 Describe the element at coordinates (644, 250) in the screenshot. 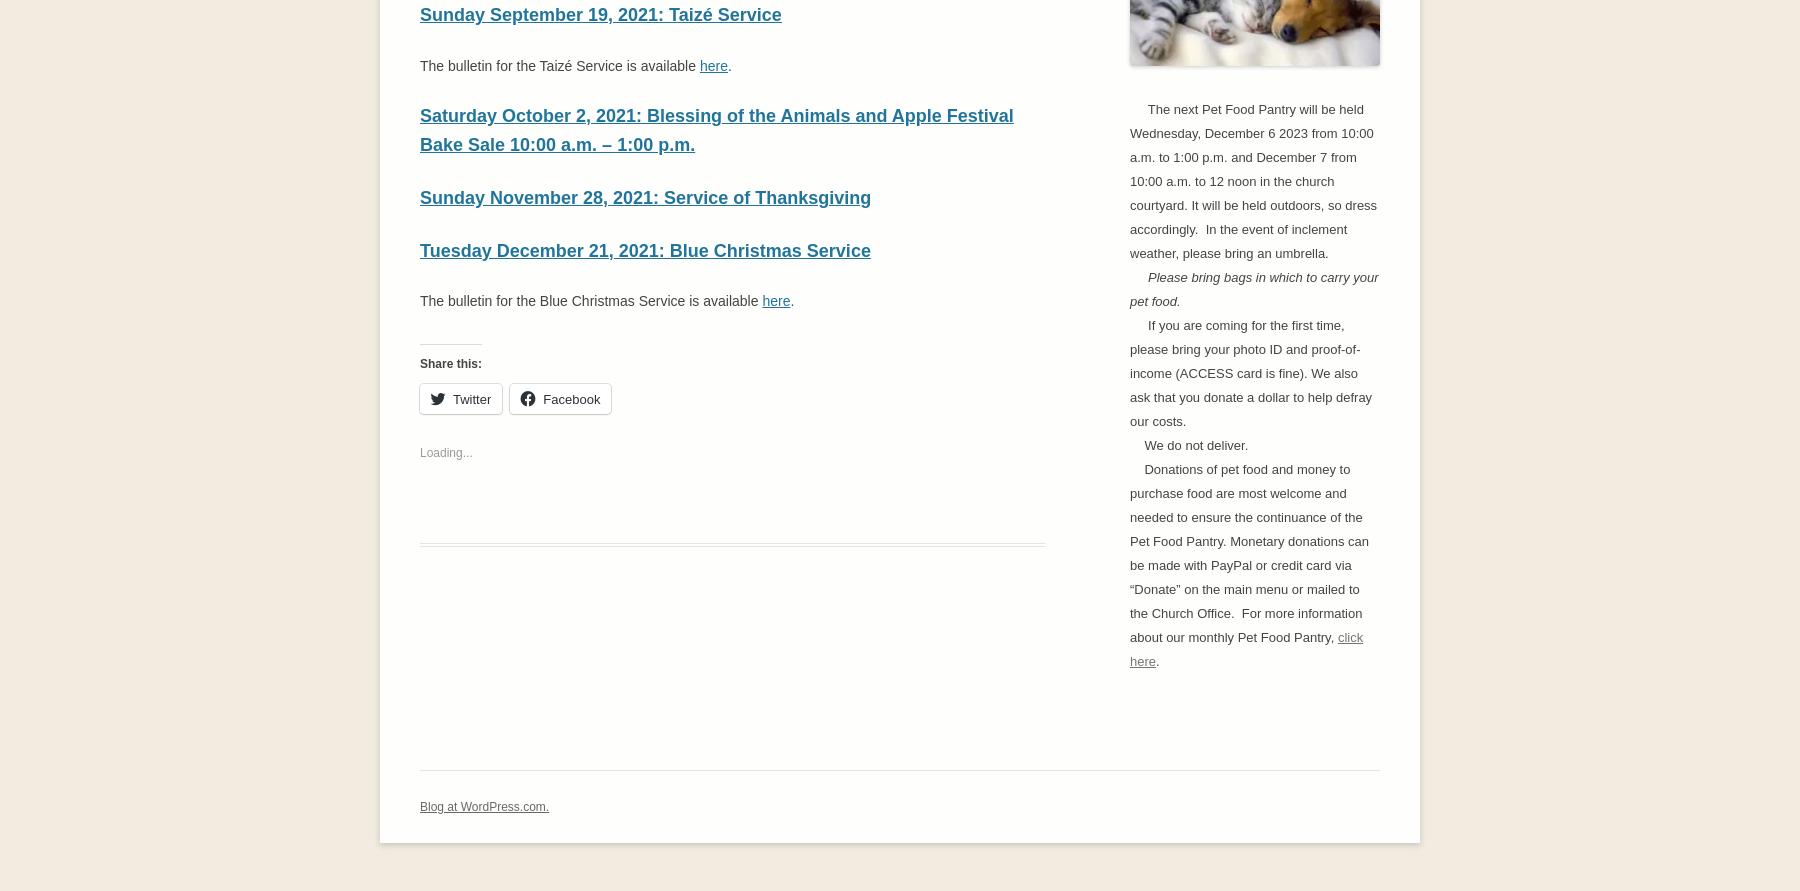

I see `'Tuesday December 21, 2021: Blue Christmas Service'` at that location.